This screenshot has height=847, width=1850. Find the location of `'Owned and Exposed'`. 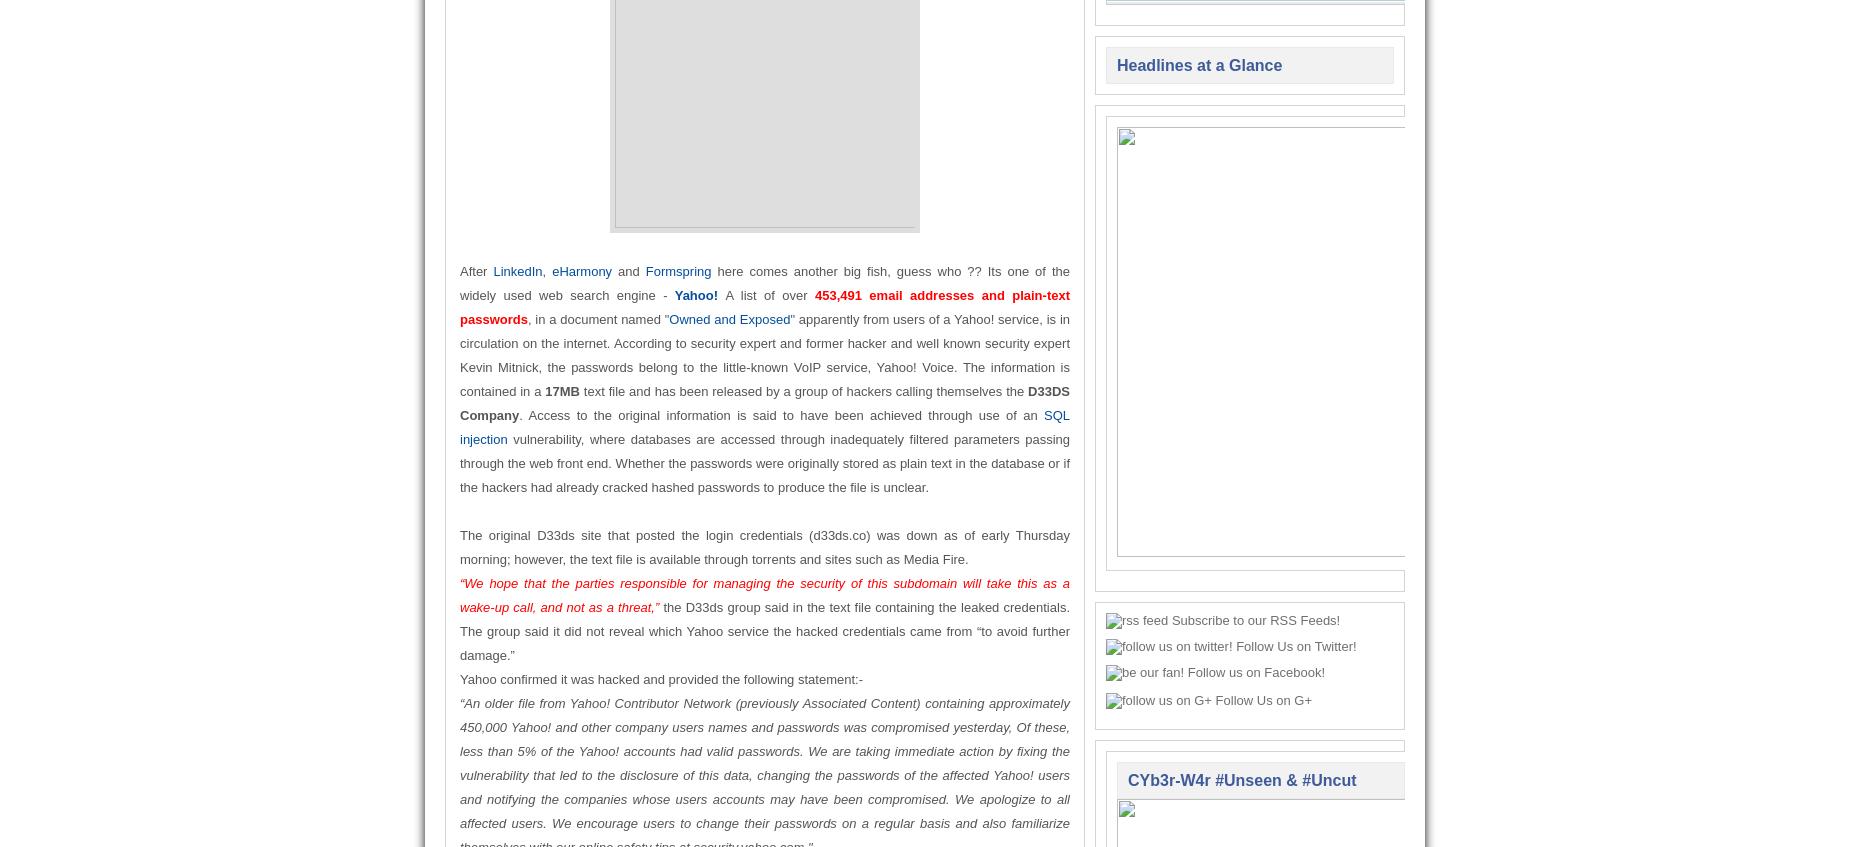

'Owned and Exposed' is located at coordinates (729, 319).